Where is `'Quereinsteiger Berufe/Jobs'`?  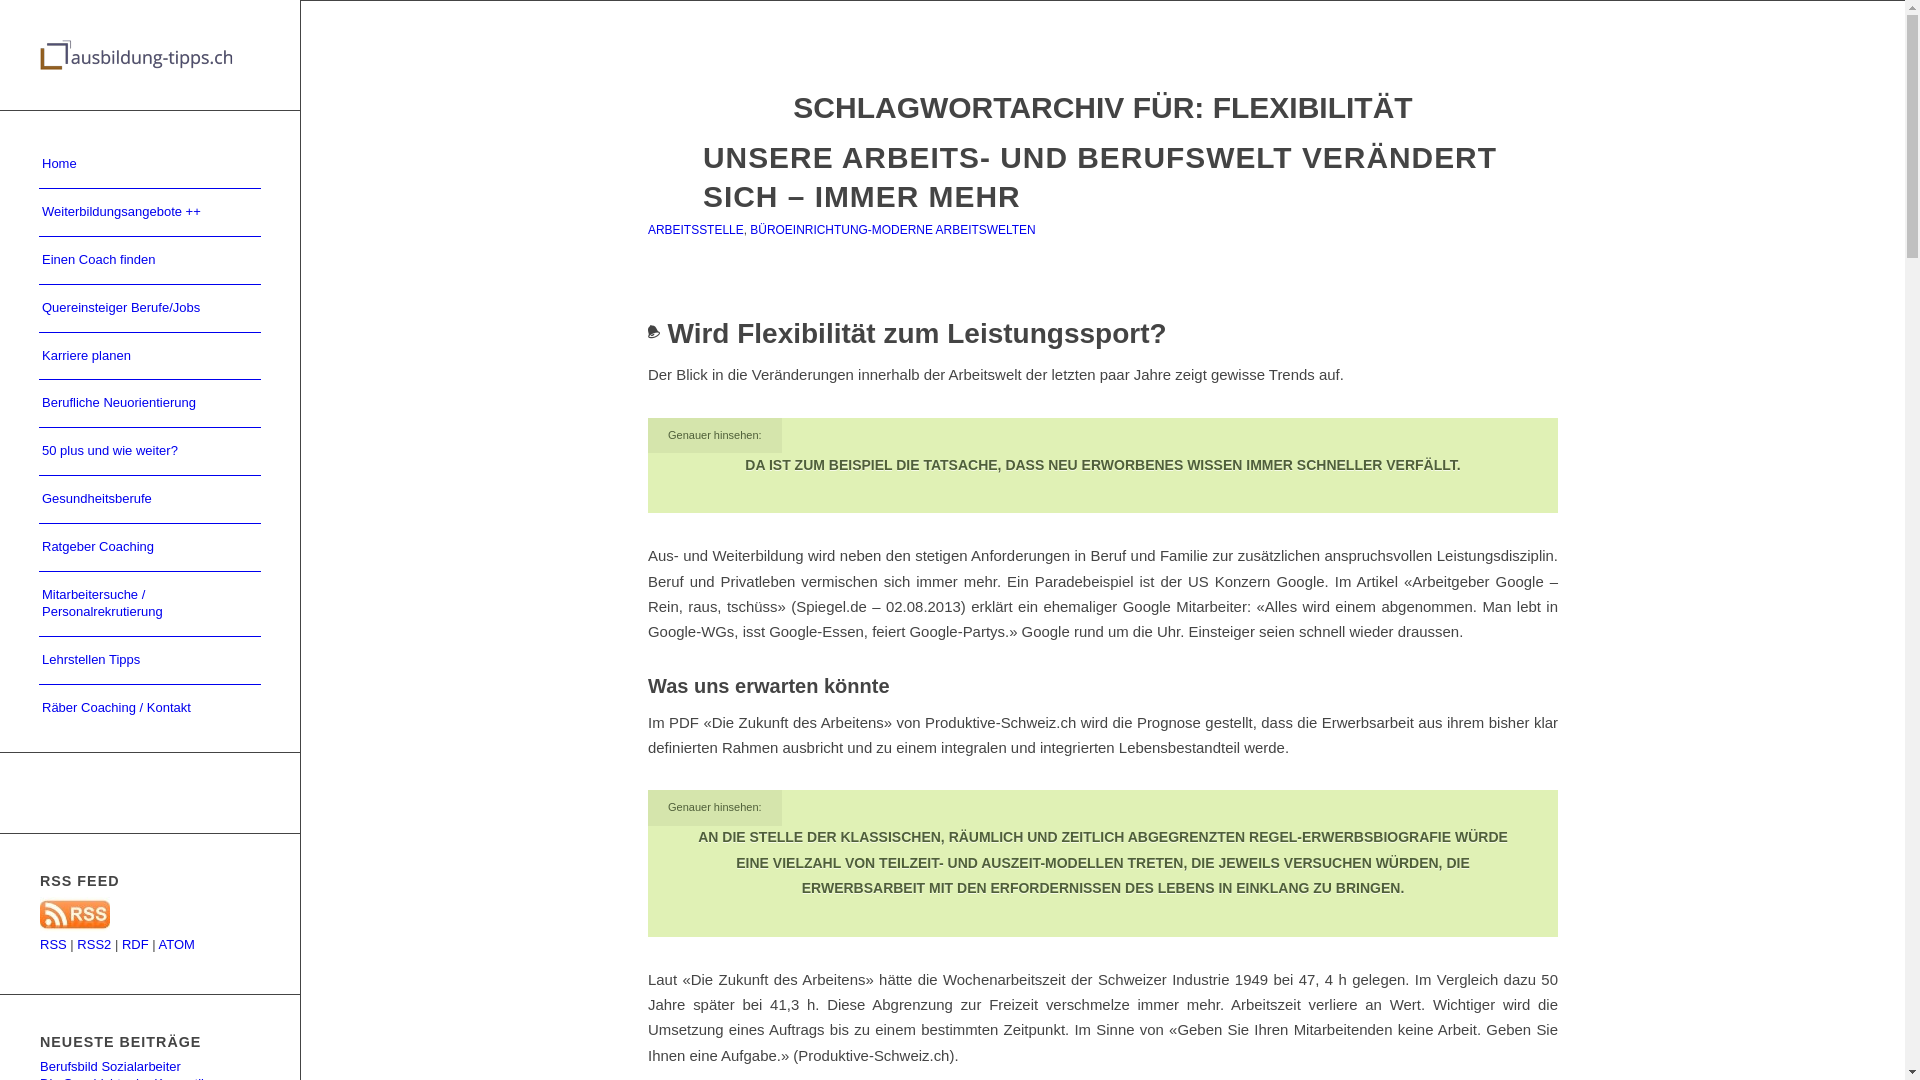 'Quereinsteiger Berufe/Jobs' is located at coordinates (148, 308).